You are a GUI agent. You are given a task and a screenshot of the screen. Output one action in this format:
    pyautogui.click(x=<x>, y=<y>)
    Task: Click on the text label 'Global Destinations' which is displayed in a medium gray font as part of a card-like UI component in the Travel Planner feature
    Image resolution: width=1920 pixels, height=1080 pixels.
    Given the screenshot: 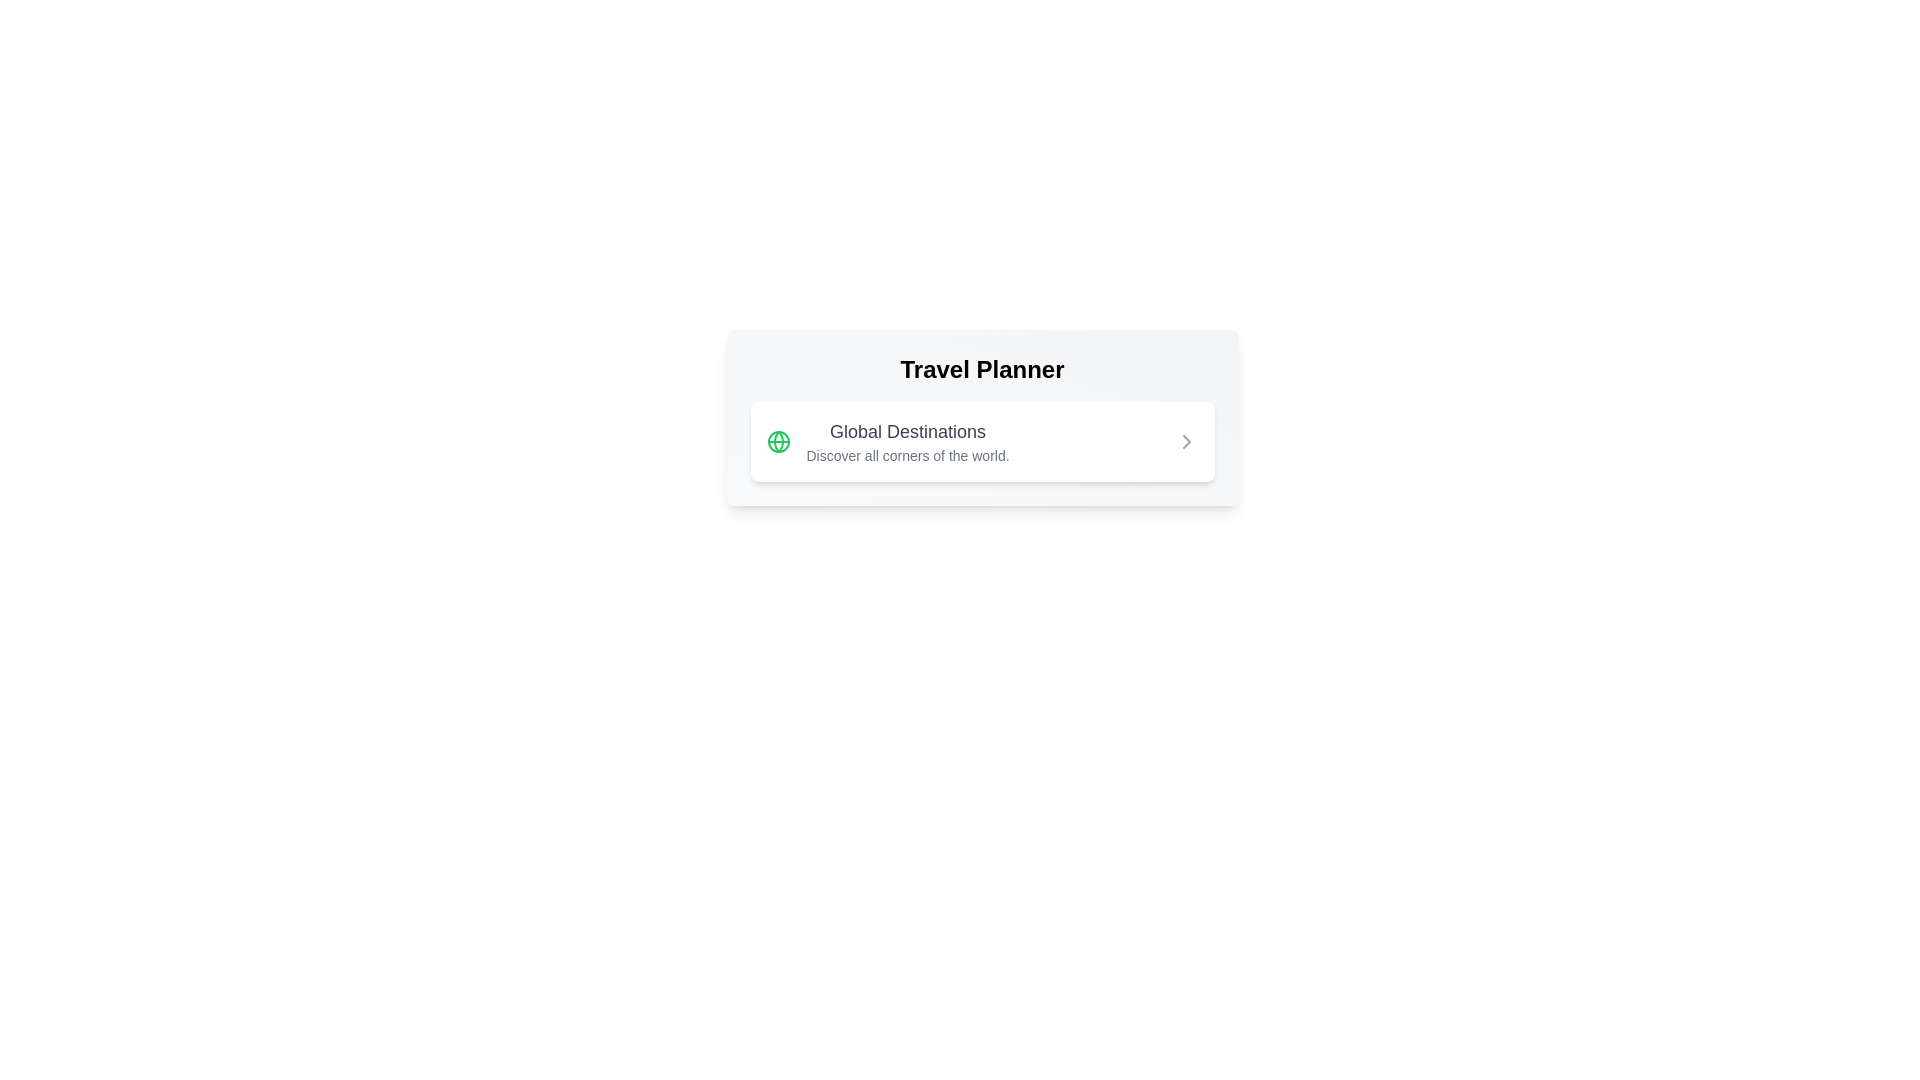 What is the action you would take?
    pyautogui.click(x=906, y=431)
    